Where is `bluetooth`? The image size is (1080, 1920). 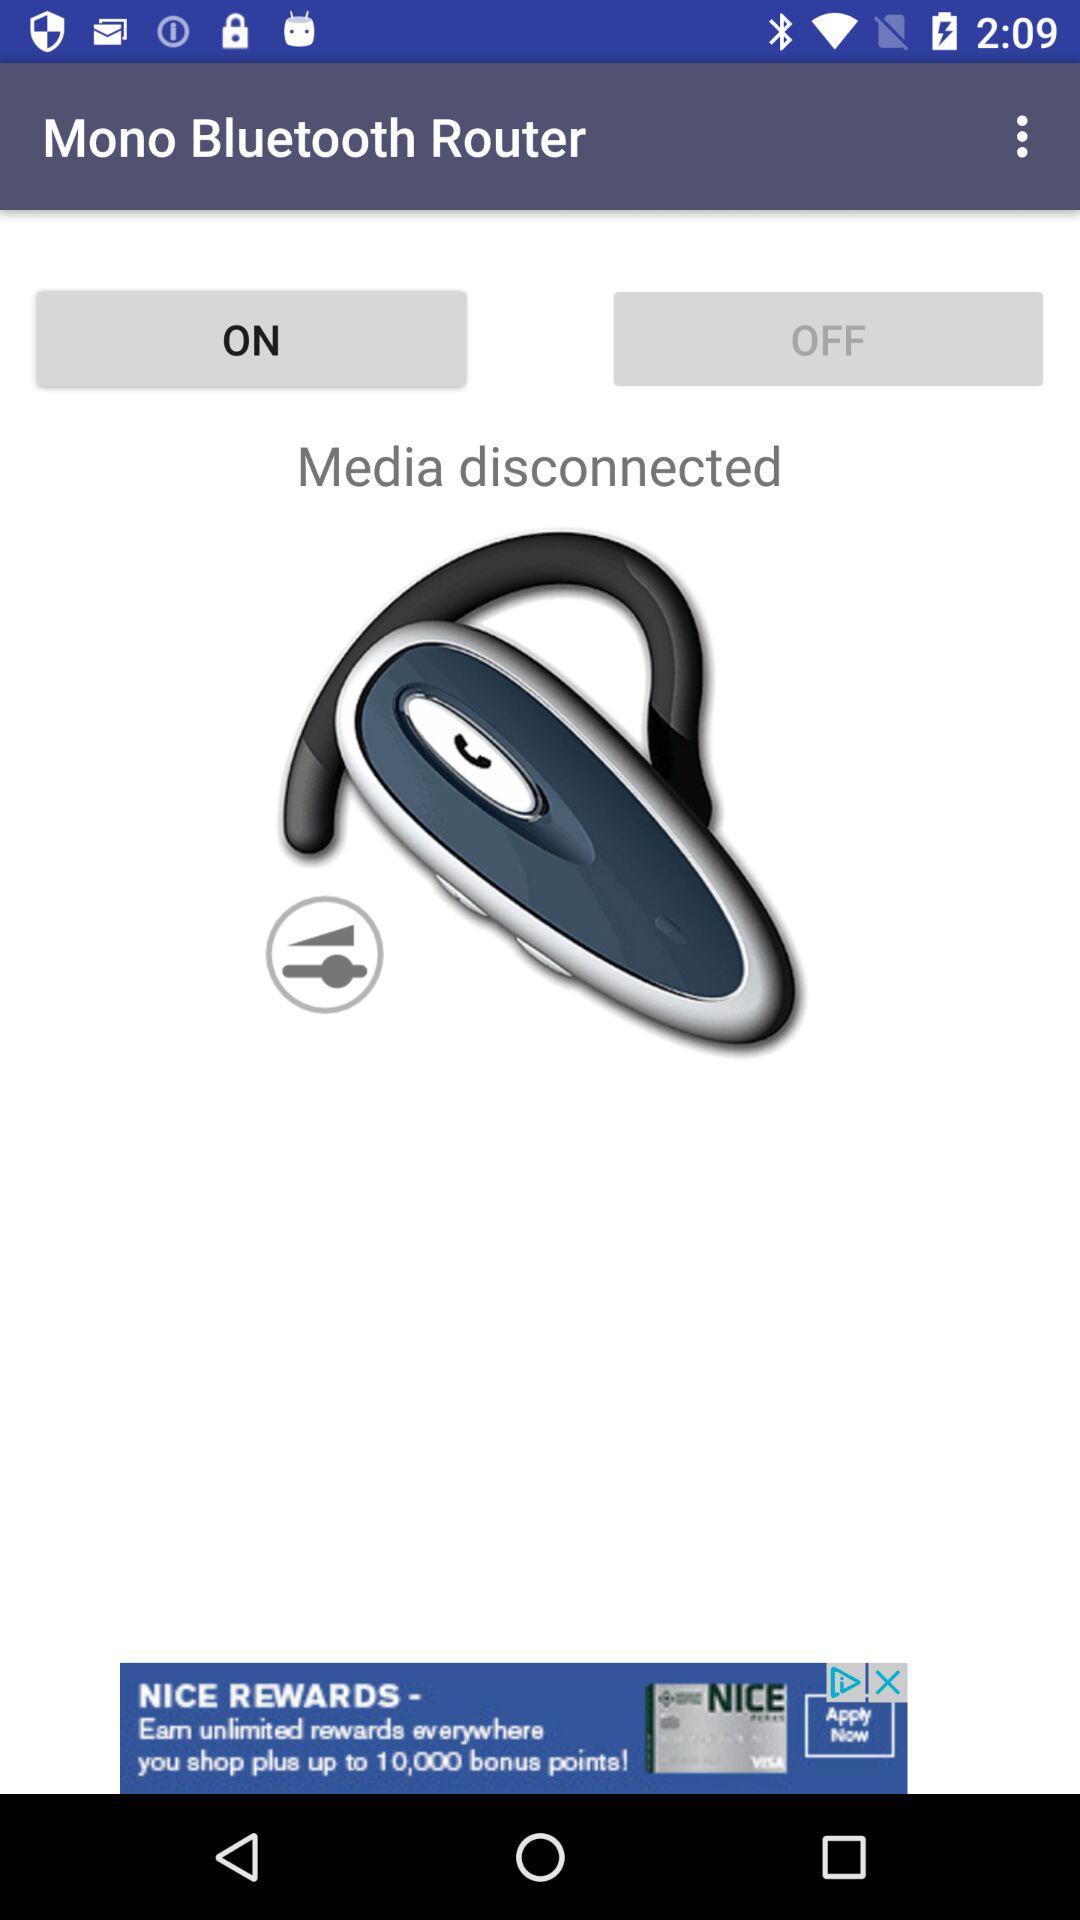 bluetooth is located at coordinates (540, 791).